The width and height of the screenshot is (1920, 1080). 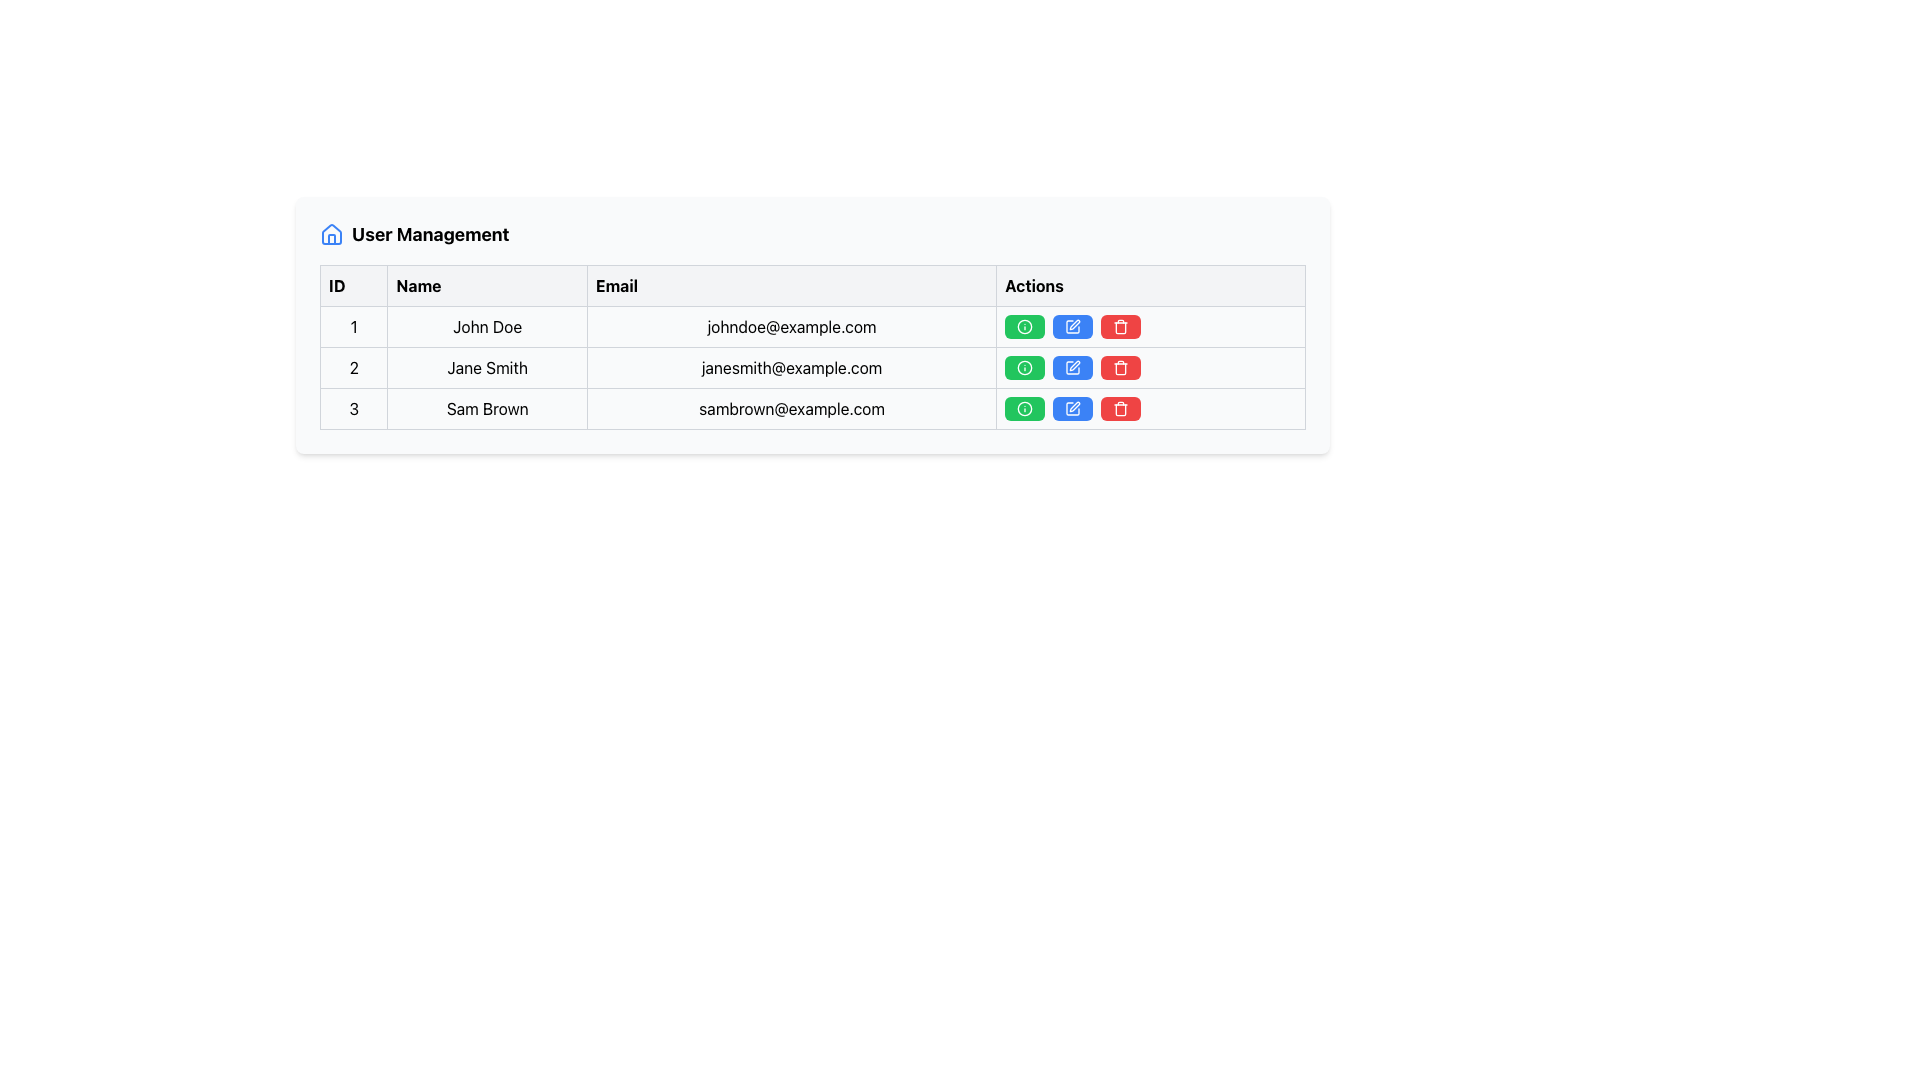 What do you see at coordinates (1121, 367) in the screenshot?
I see `the red delete button with a trash can icon located in the 'Actions' column of the table for the user with the email 'janesmith@example.com'` at bounding box center [1121, 367].